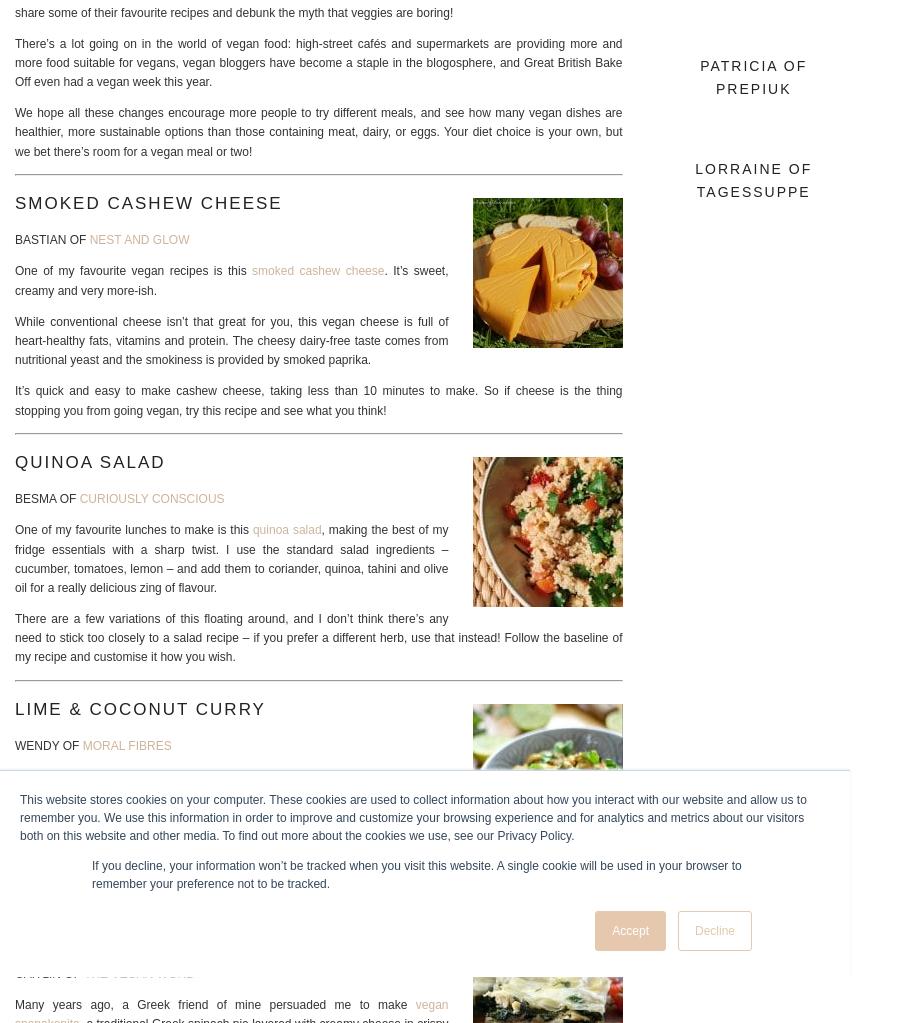 The height and width of the screenshot is (1023, 898). I want to click on 'Smoked Cashew Cheese', so click(13, 201).